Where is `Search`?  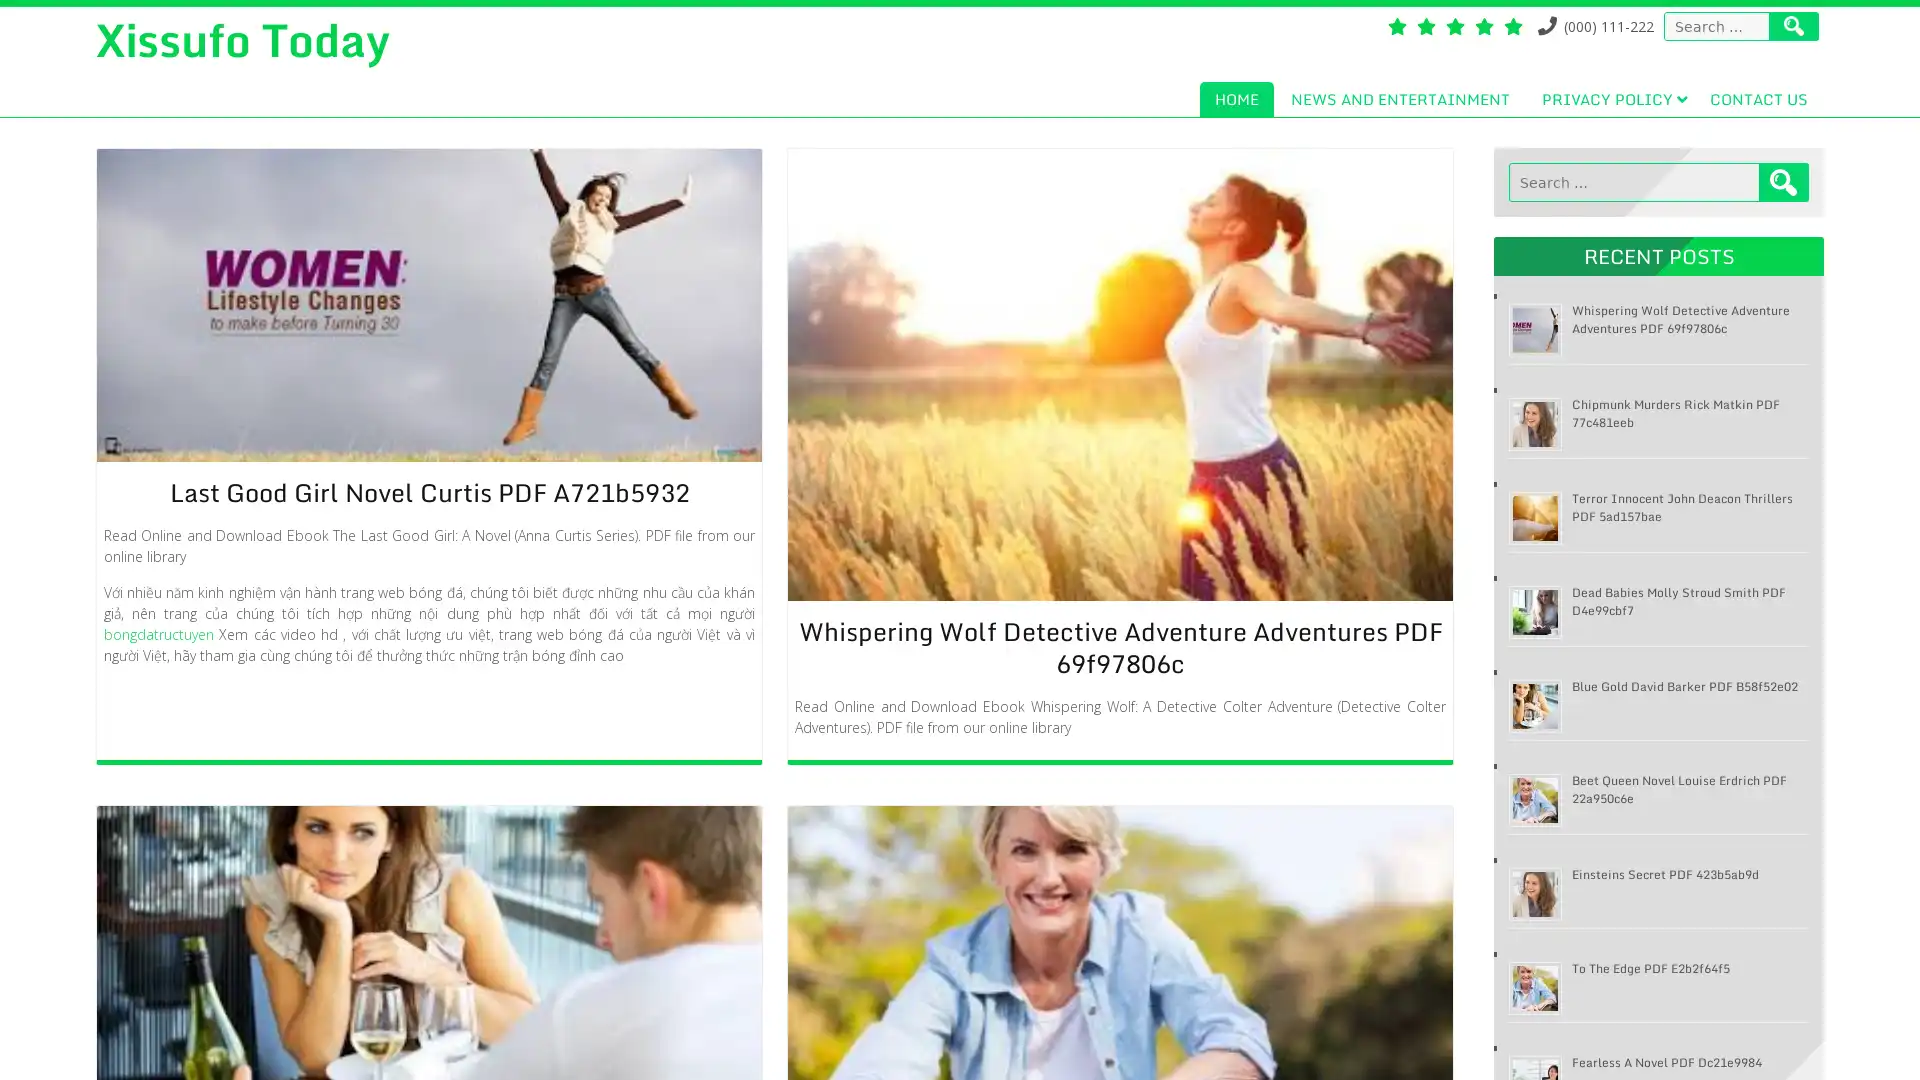 Search is located at coordinates (1794, 26).